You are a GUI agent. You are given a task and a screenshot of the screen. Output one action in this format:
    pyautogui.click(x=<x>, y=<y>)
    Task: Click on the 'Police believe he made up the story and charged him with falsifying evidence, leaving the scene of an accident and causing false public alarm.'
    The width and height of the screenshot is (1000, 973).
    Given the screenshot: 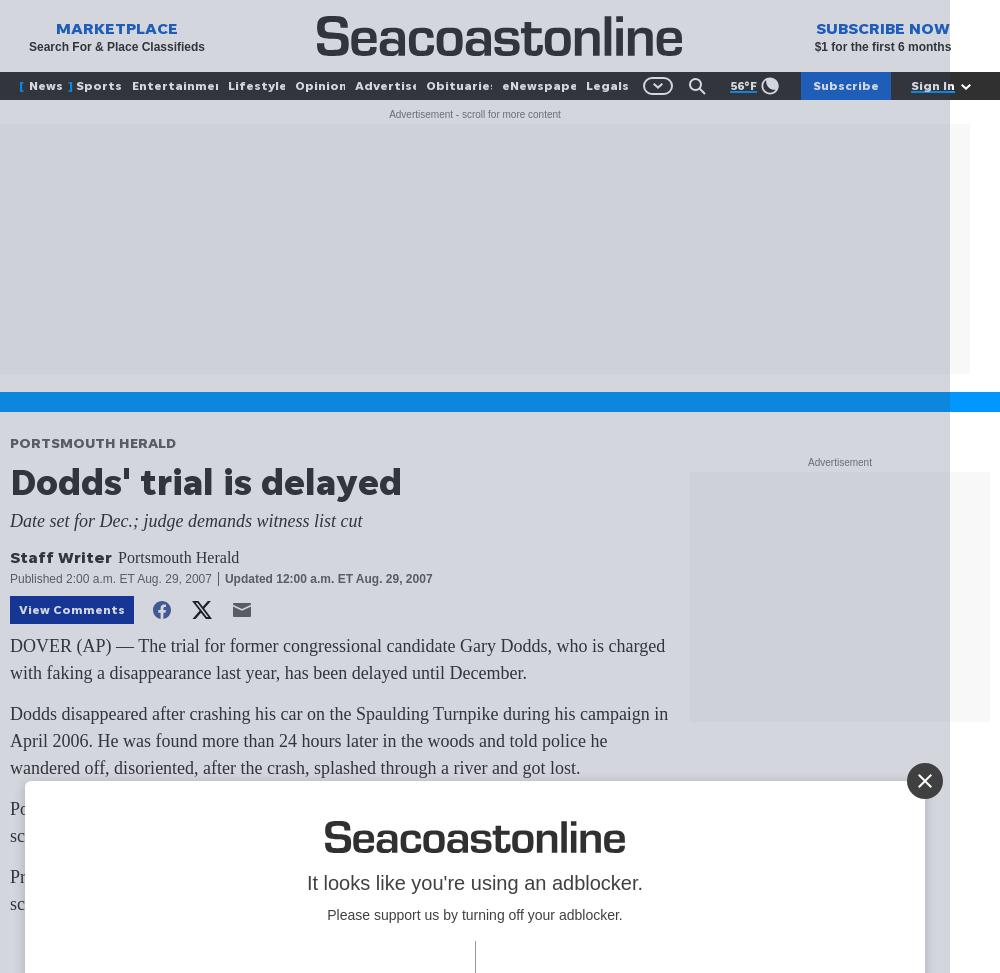 What is the action you would take?
    pyautogui.click(x=332, y=821)
    